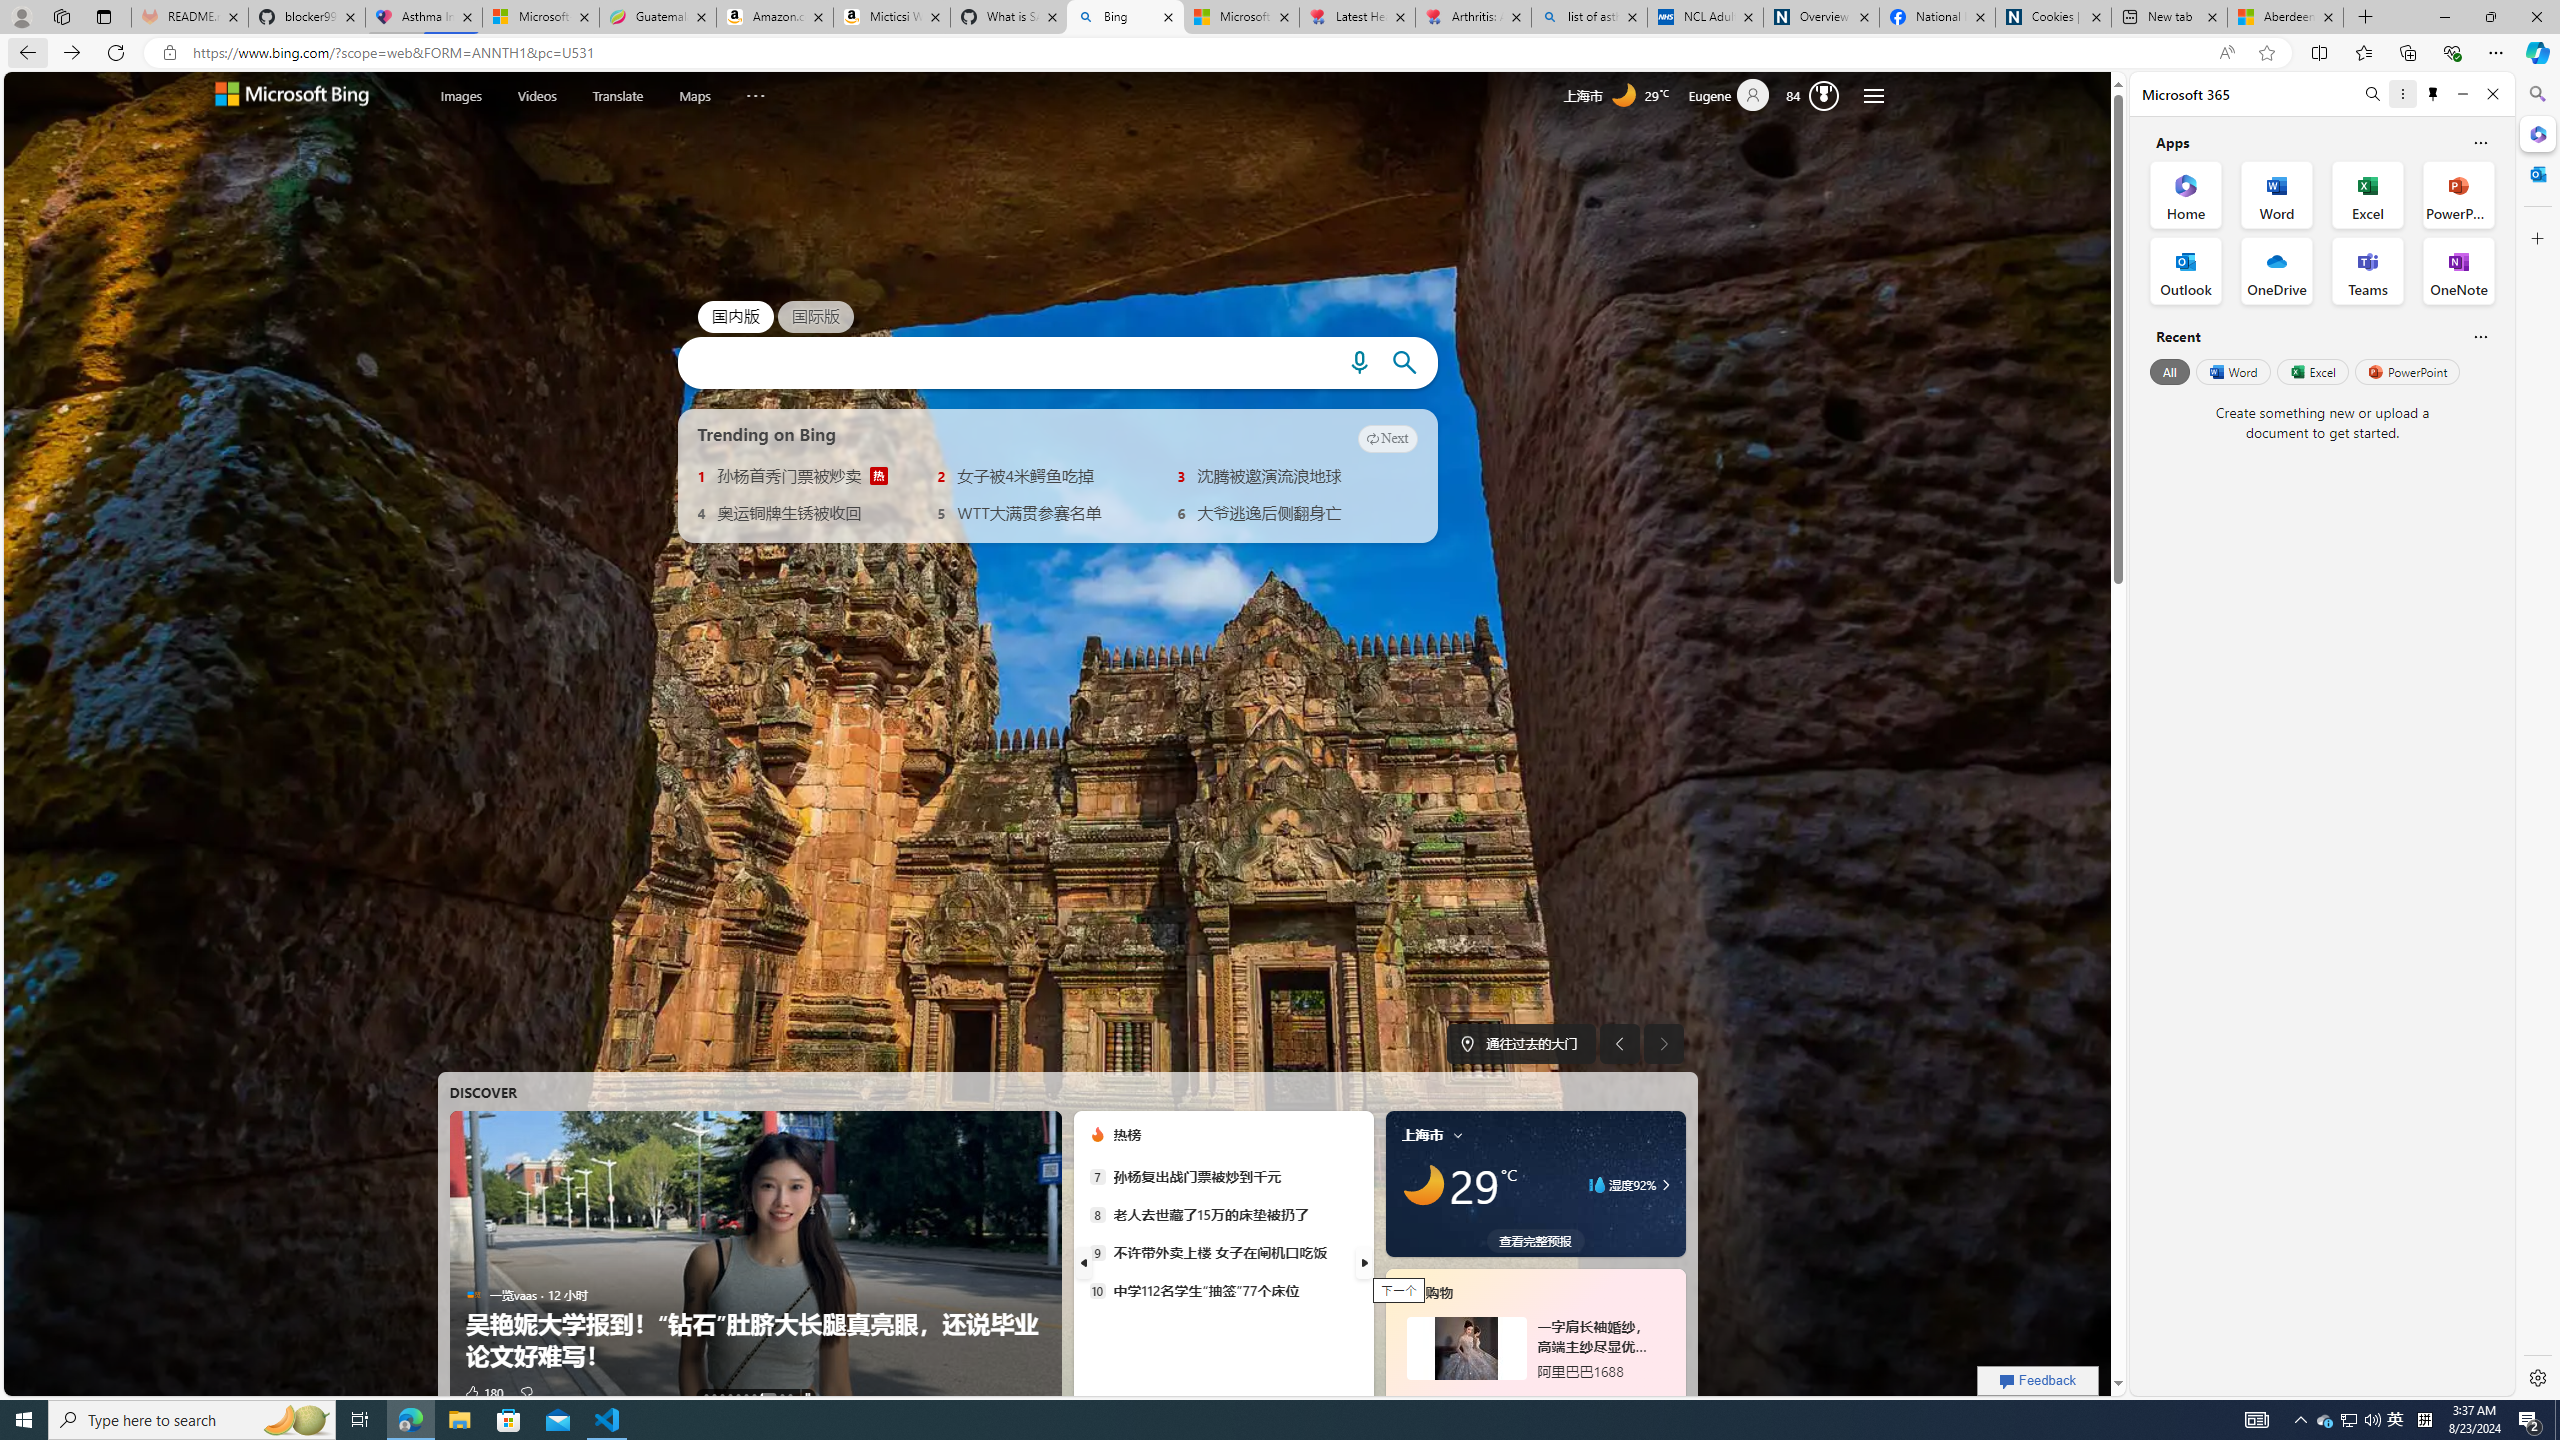 This screenshot has width=2560, height=1440. I want to click on 'AutomationID: rh_meter', so click(1825, 95).